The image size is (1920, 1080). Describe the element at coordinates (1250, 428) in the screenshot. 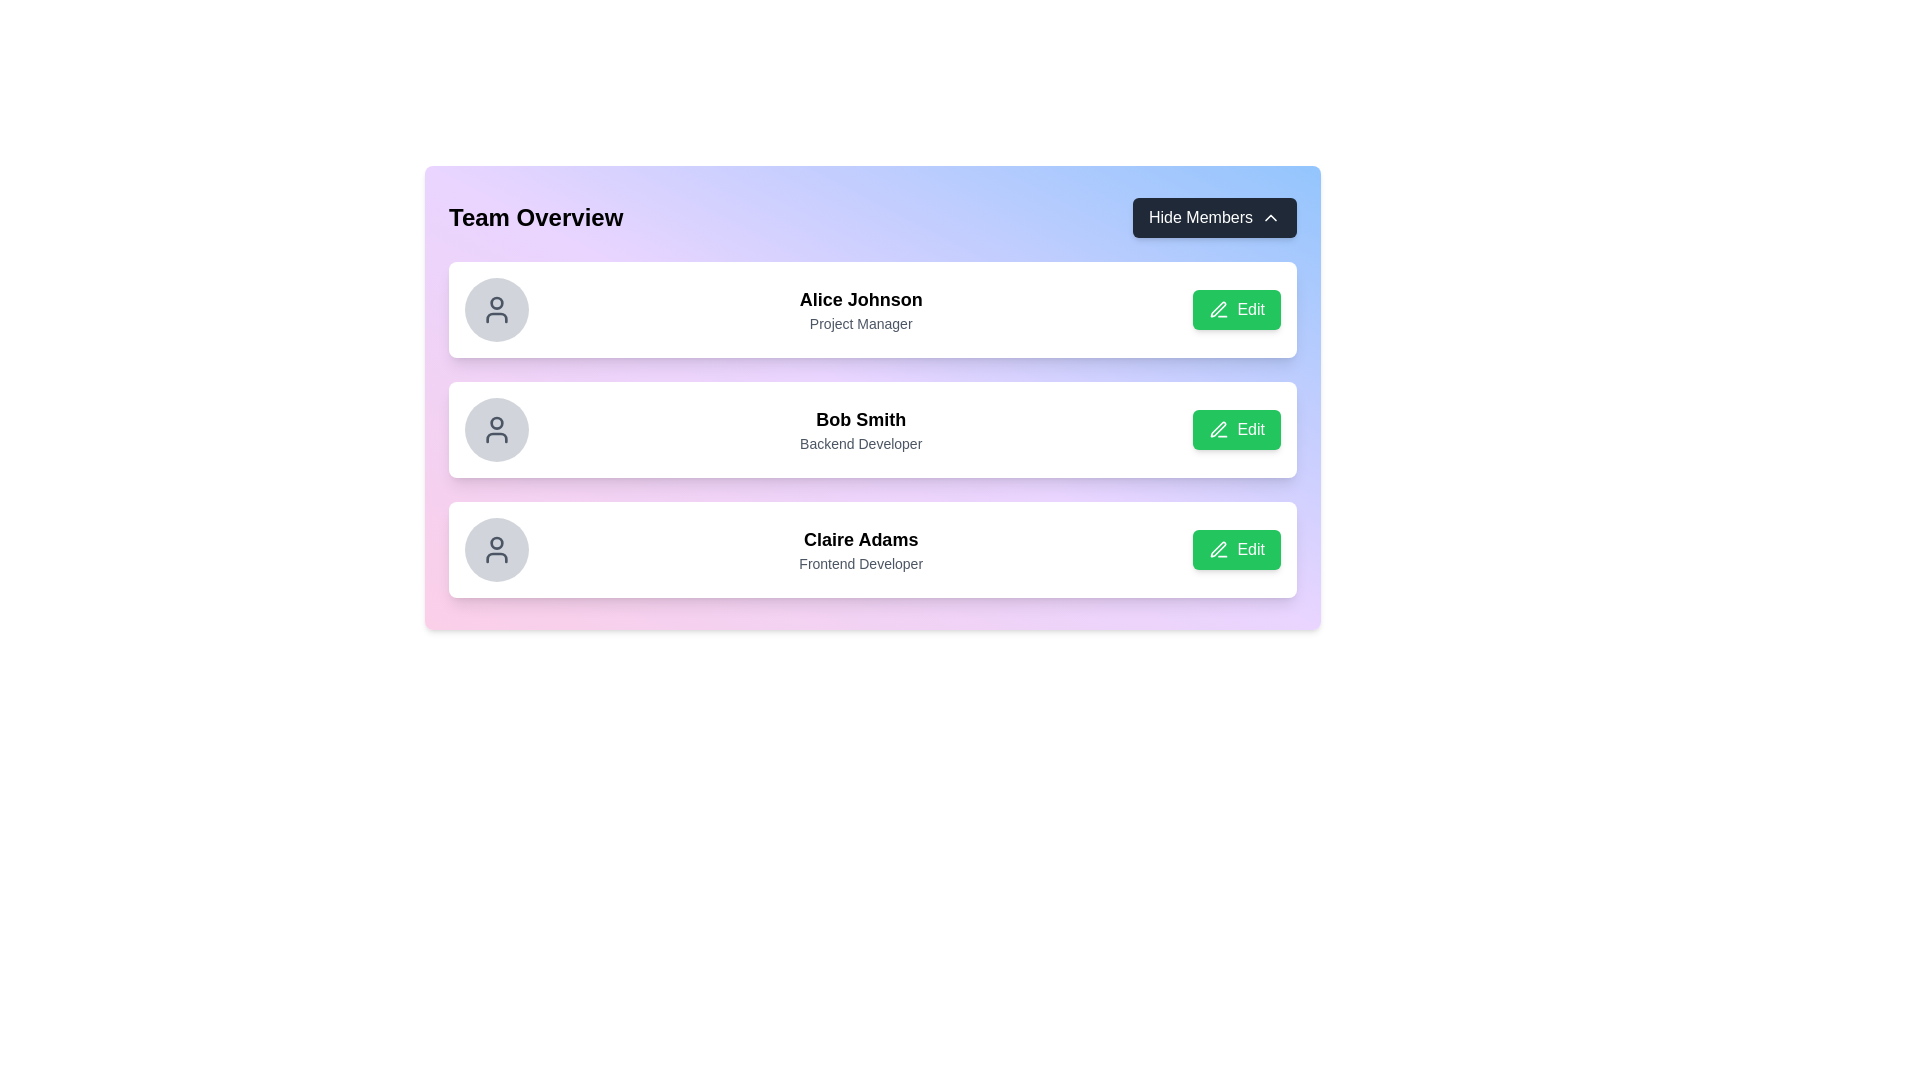

I see `the text label inside the green button next to 'Bob Smith', the 'Backend Developer'` at that location.